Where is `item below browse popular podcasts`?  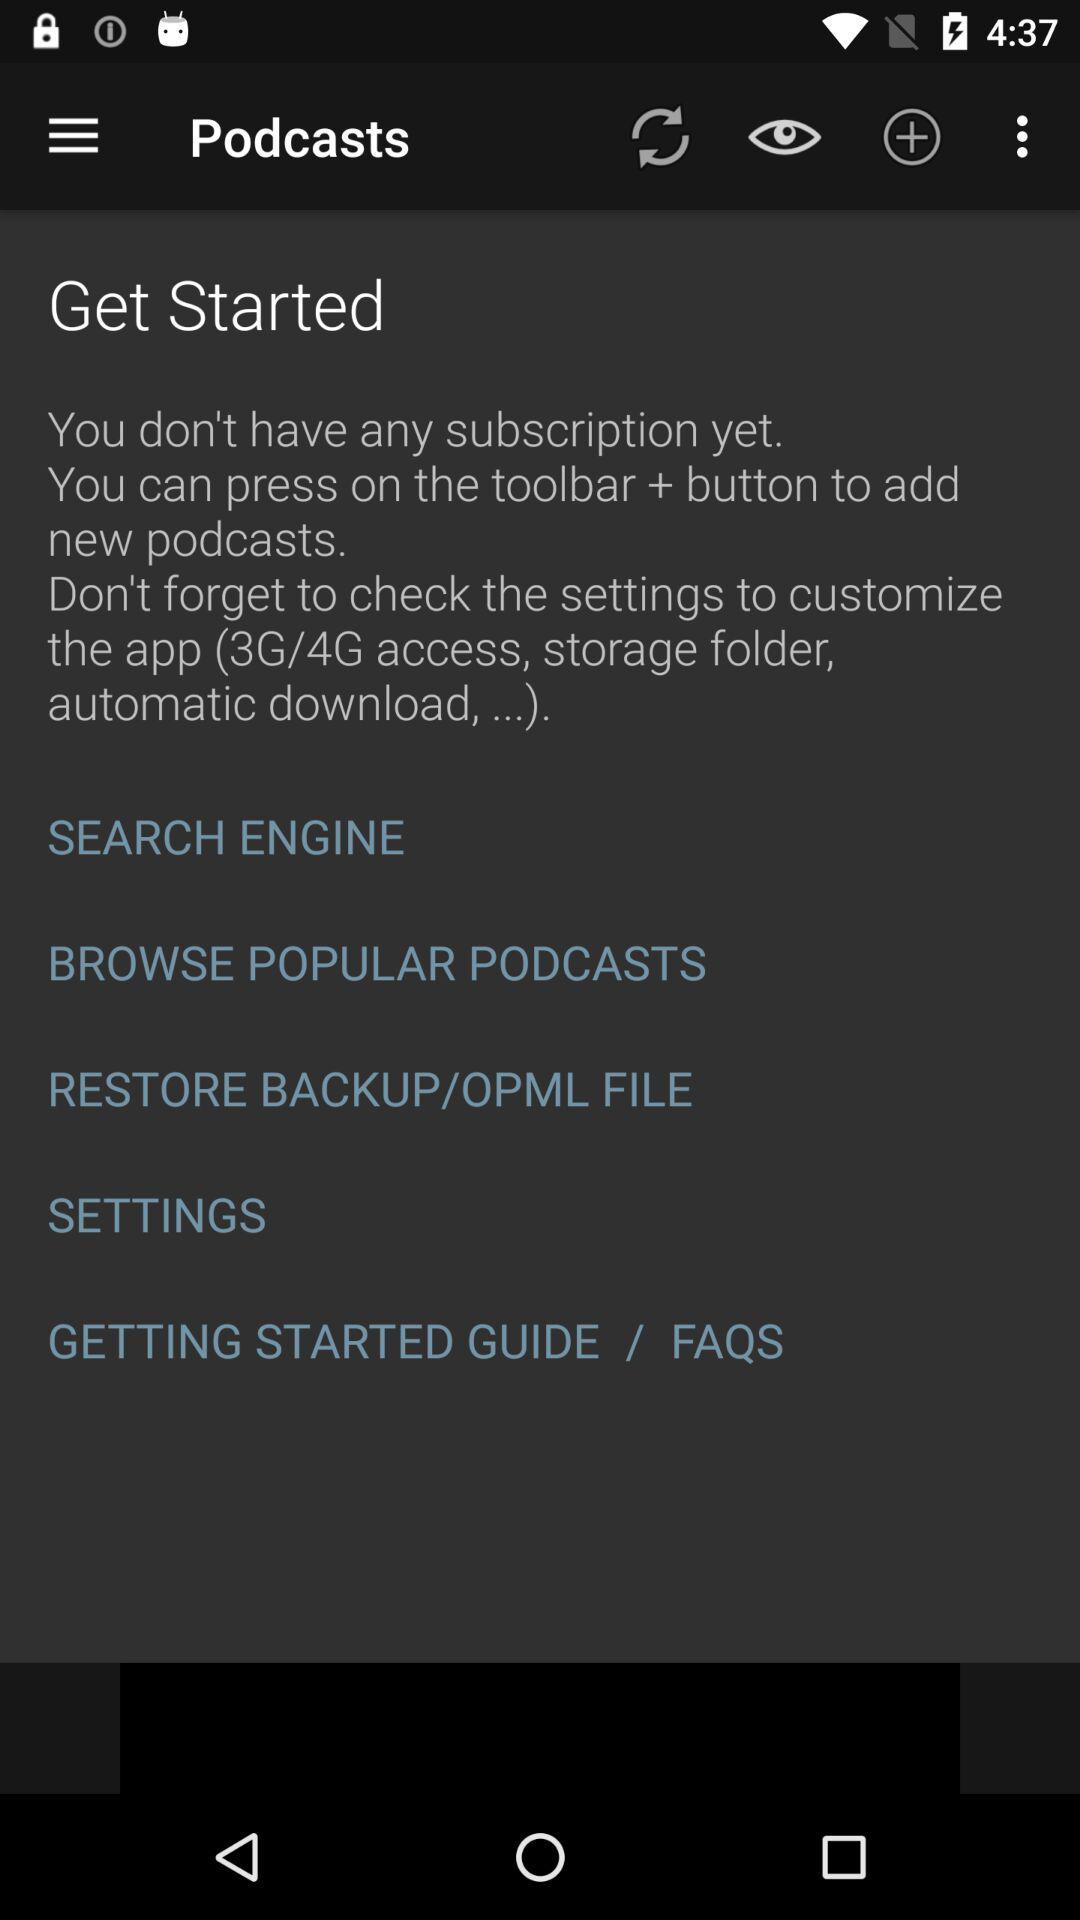 item below browse popular podcasts is located at coordinates (540, 1087).